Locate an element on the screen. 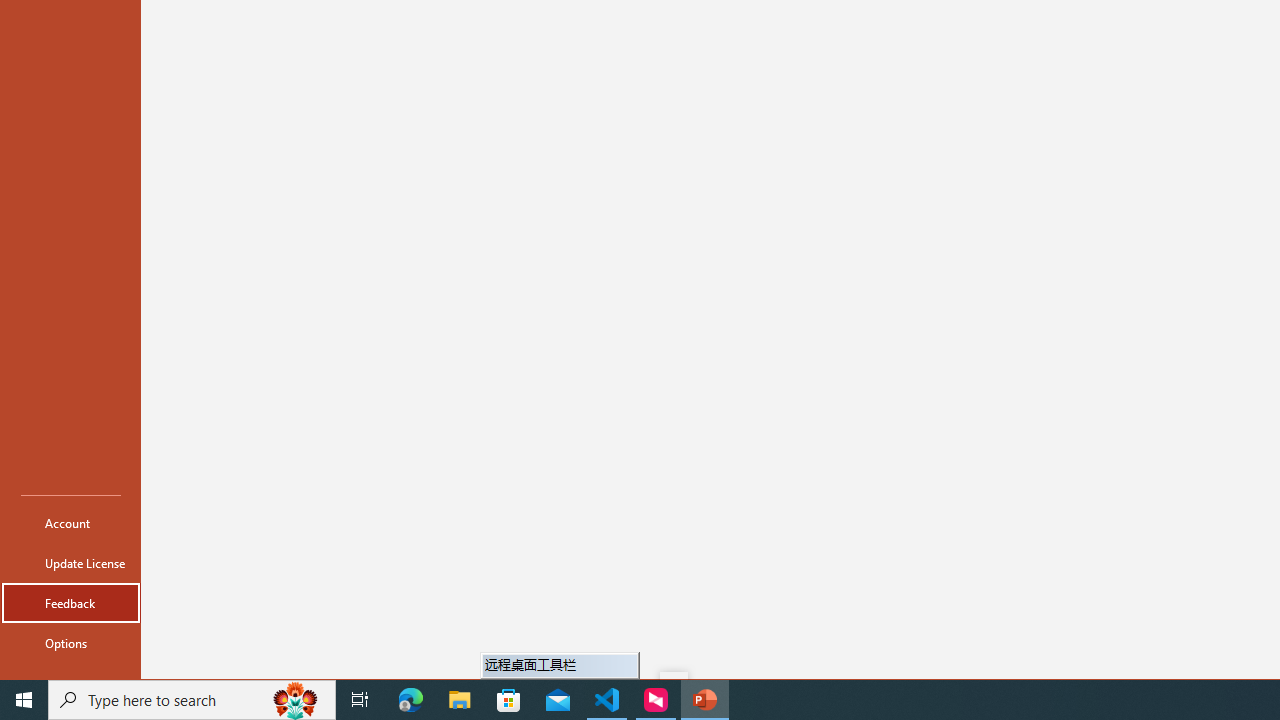 The width and height of the screenshot is (1280, 720). 'Search highlights icon opens search home window' is located at coordinates (294, 698).